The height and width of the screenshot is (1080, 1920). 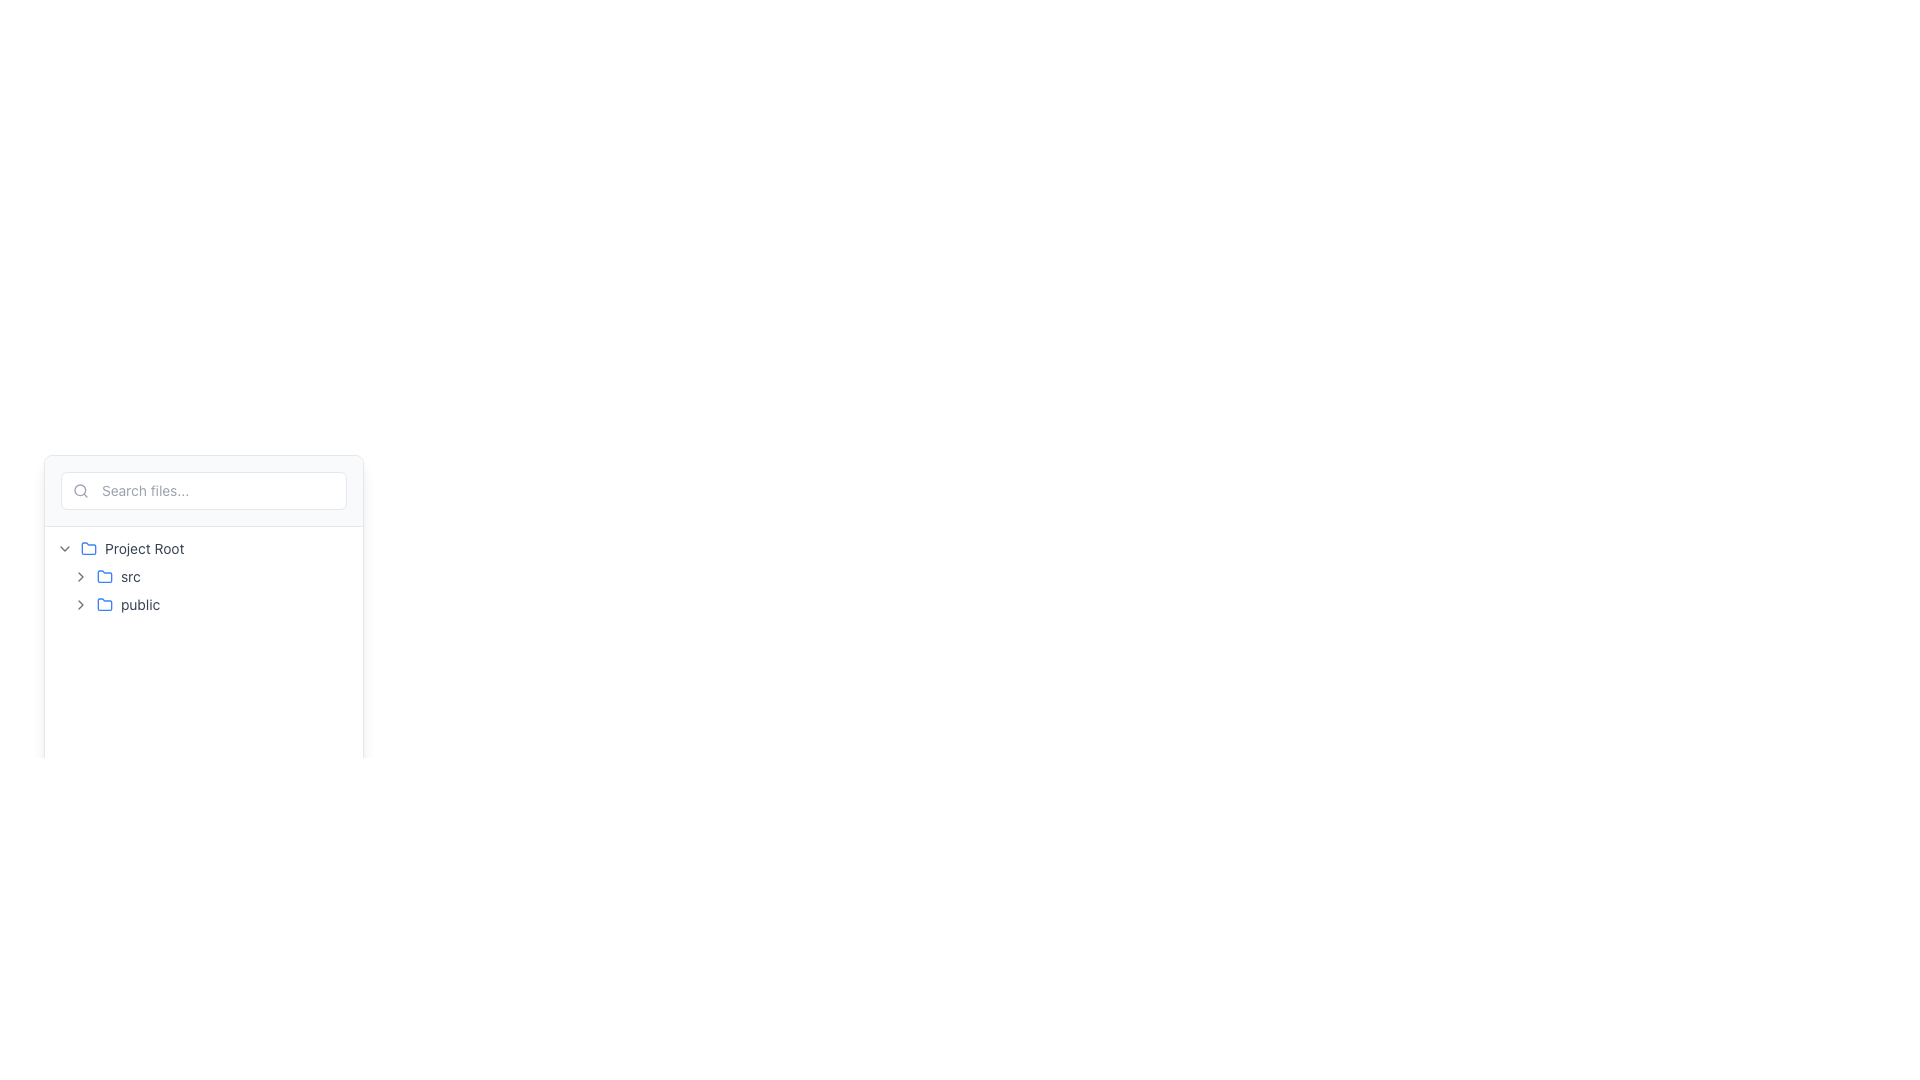 I want to click on the 'public' directory item, so click(x=211, y=604).